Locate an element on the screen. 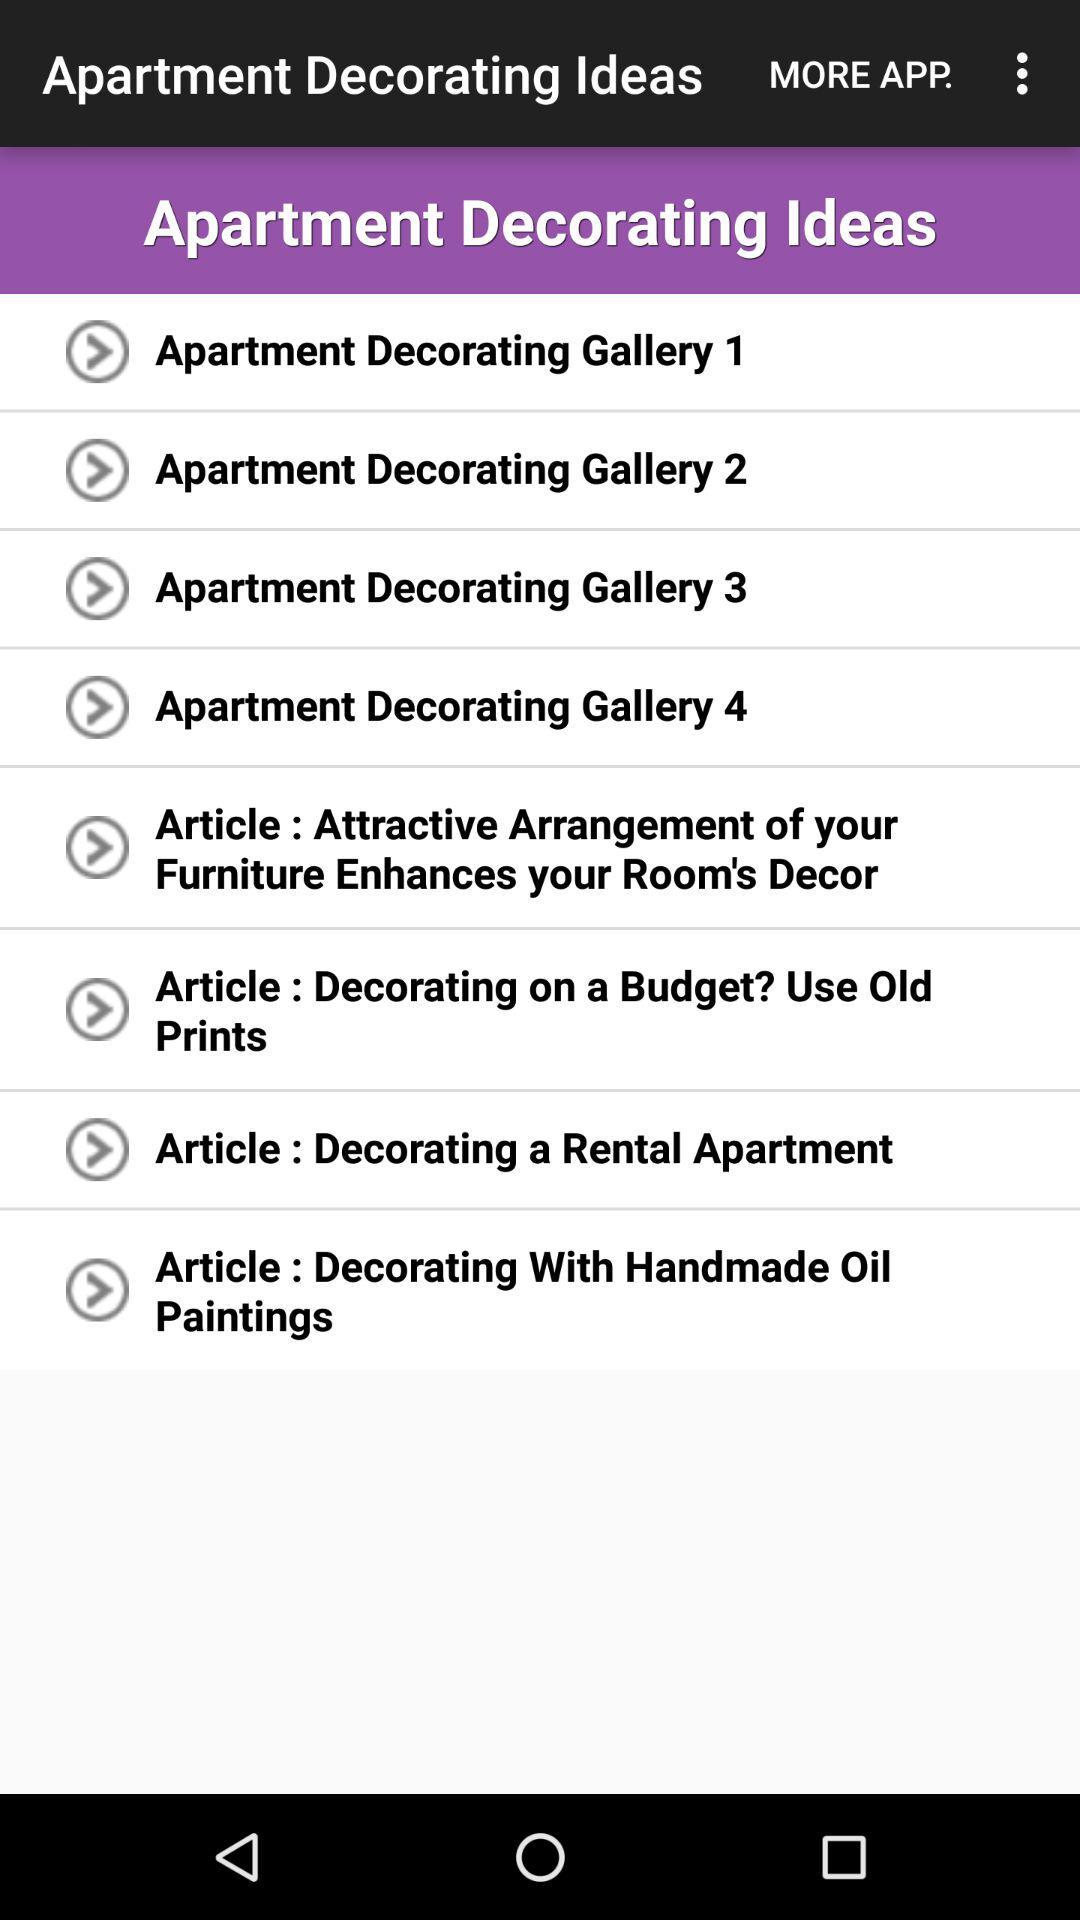 The image size is (1080, 1920). right arrow icon in third option from bottom is located at coordinates (97, 1009).